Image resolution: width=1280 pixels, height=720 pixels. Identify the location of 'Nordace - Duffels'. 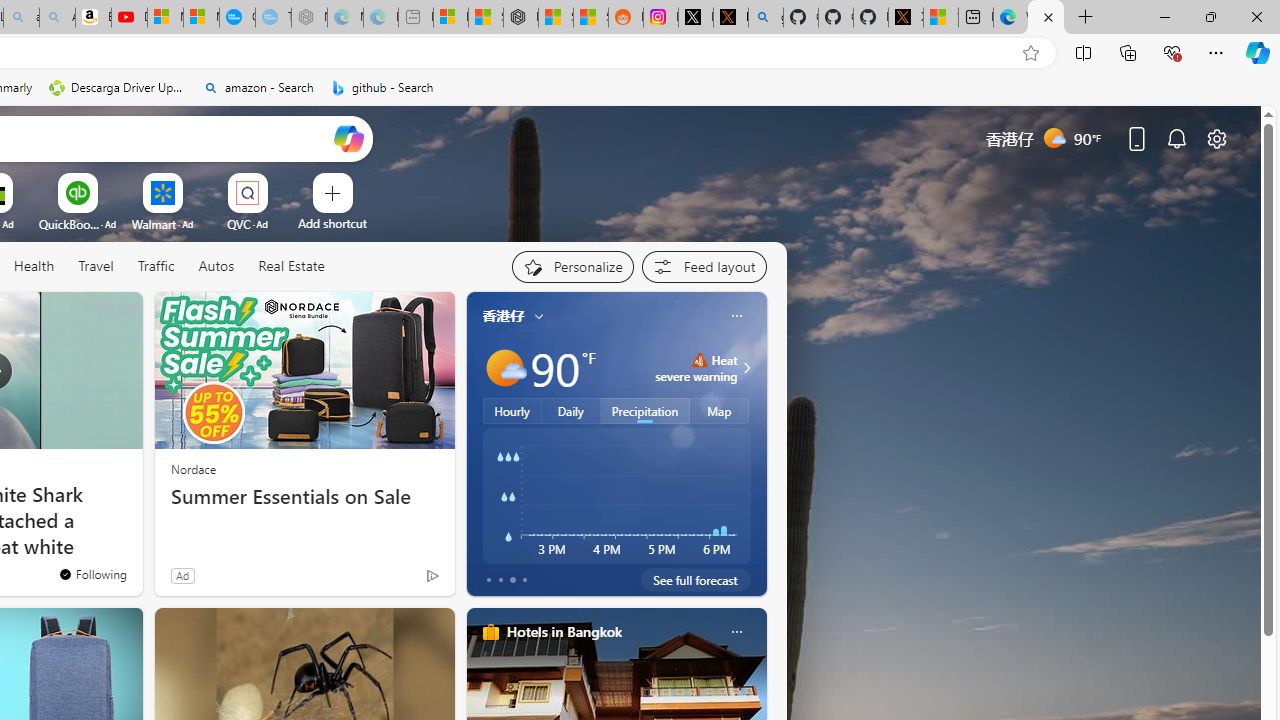
(520, 17).